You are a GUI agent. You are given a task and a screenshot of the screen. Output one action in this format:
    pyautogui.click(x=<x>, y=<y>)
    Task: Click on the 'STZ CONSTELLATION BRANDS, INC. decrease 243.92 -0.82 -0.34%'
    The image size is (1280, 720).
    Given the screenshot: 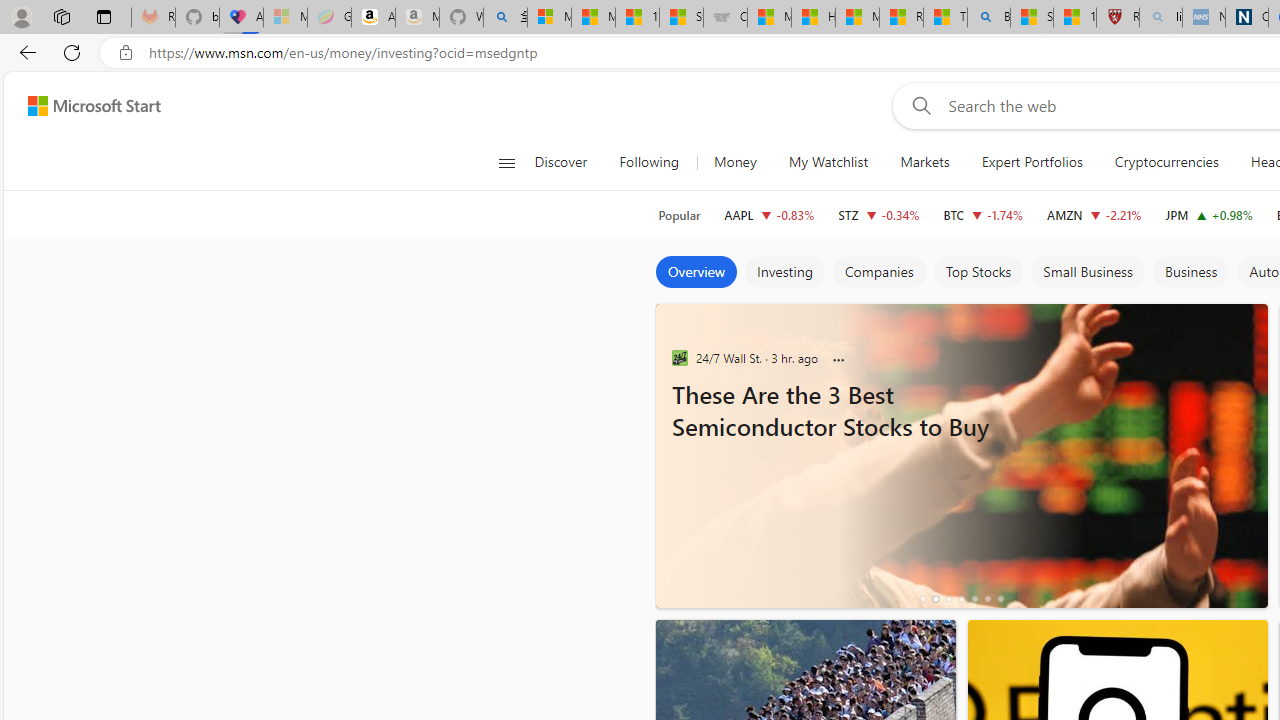 What is the action you would take?
    pyautogui.click(x=878, y=214)
    